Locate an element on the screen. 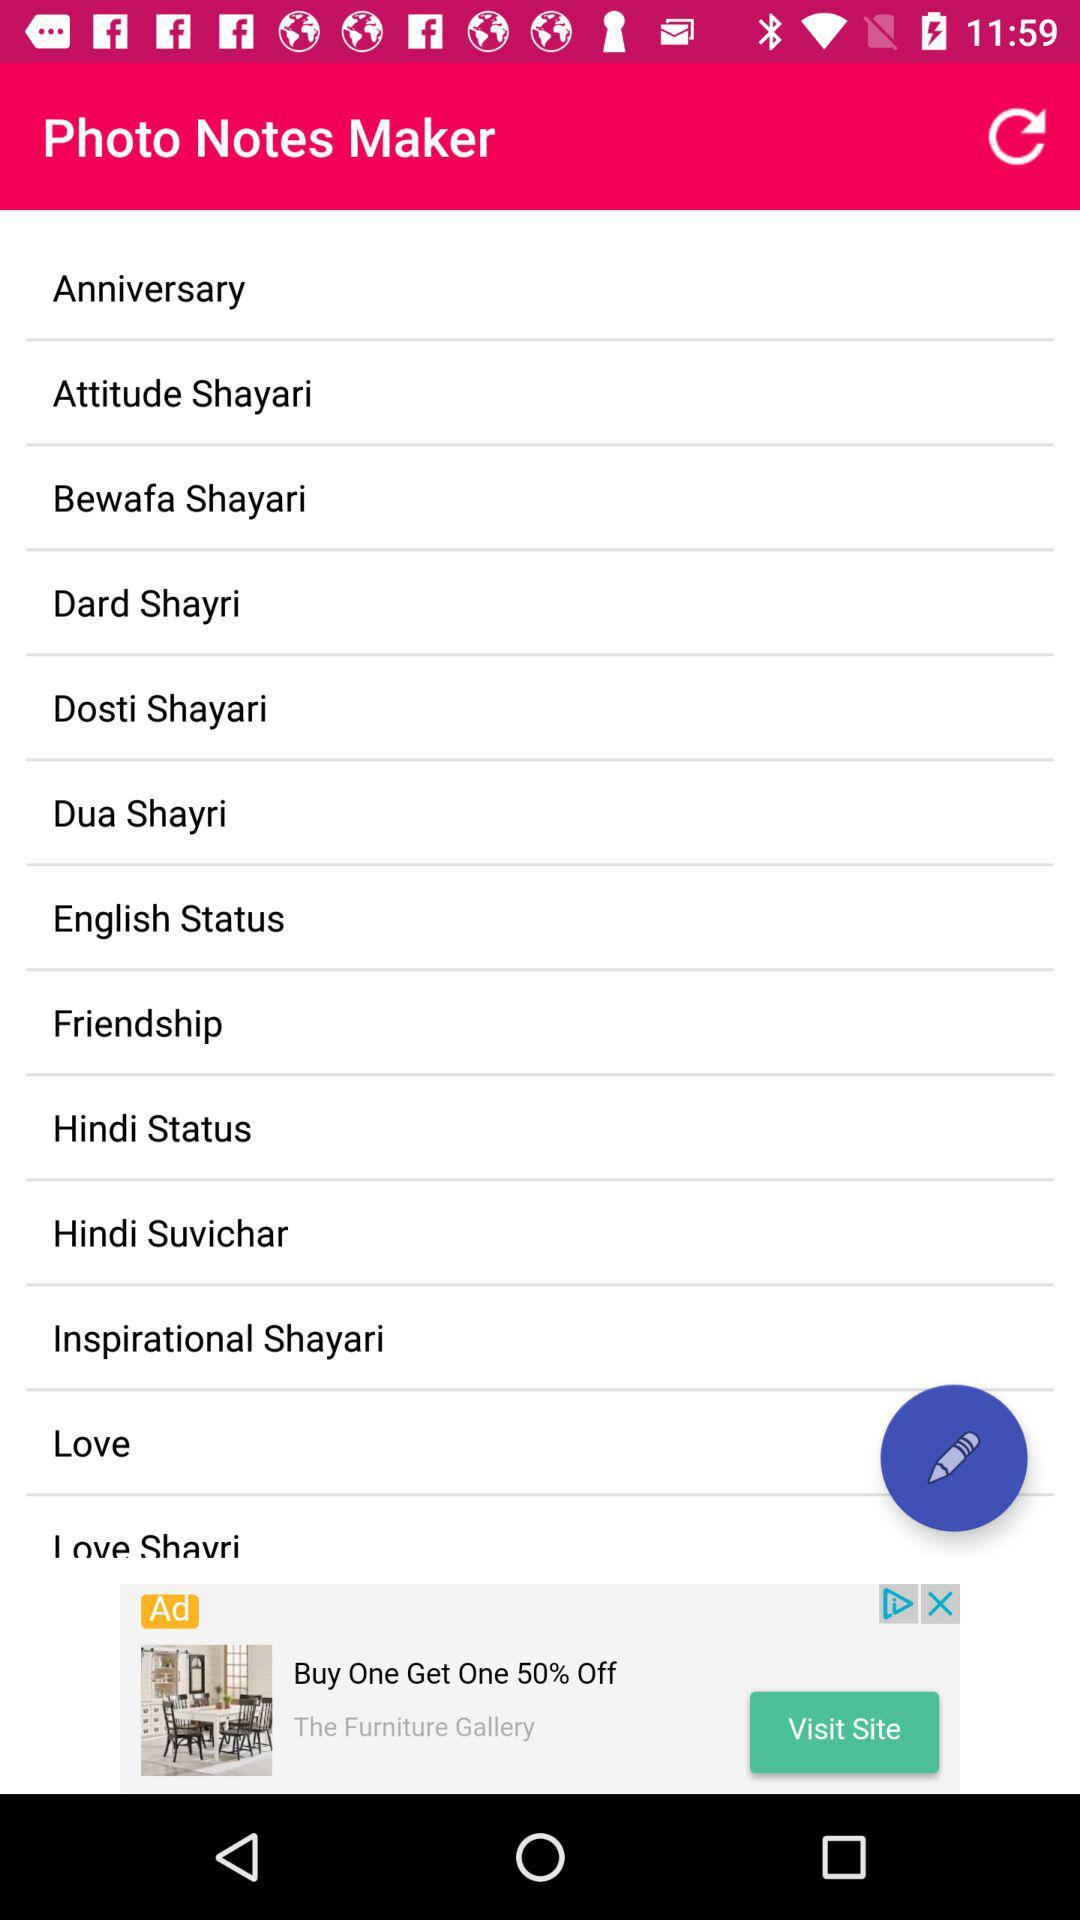  advertisement is located at coordinates (540, 1688).